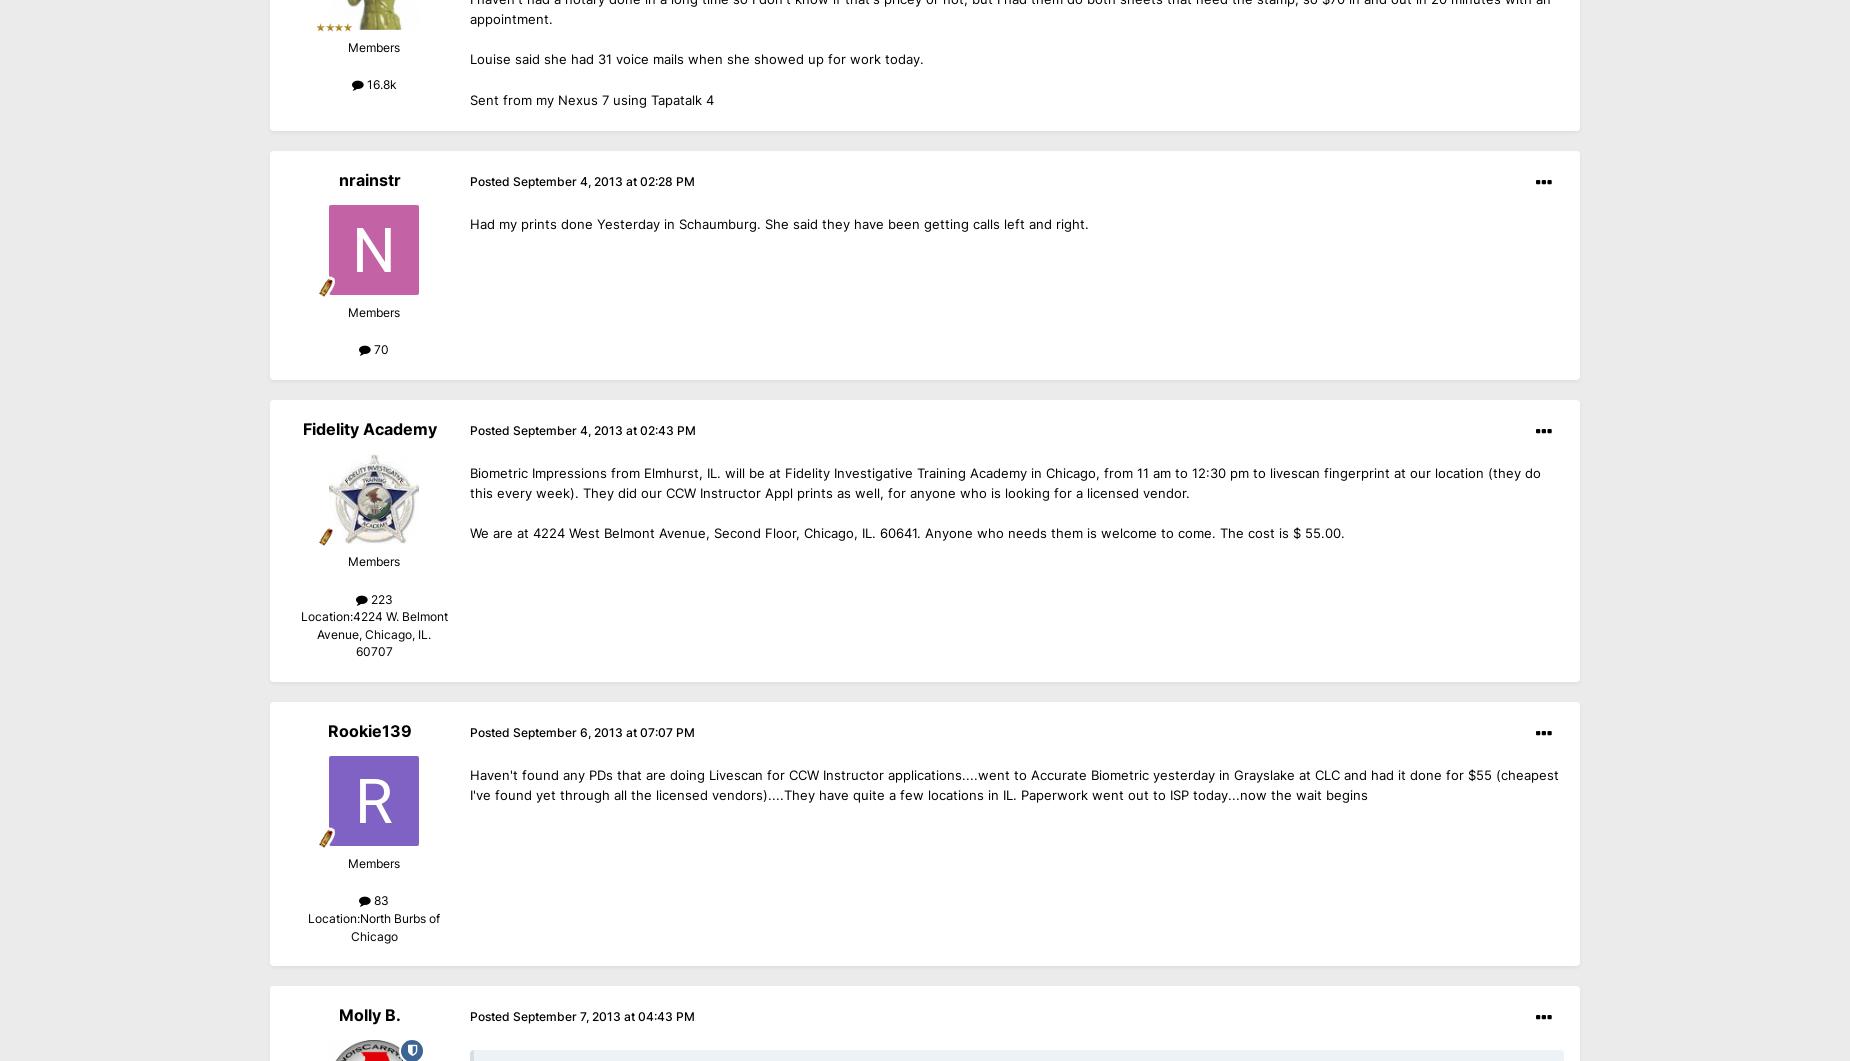 The height and width of the screenshot is (1061, 1850). I want to click on 'Had my prints done Yesterday in Schaumburg. She said they have been getting calls left and right.', so click(779, 222).